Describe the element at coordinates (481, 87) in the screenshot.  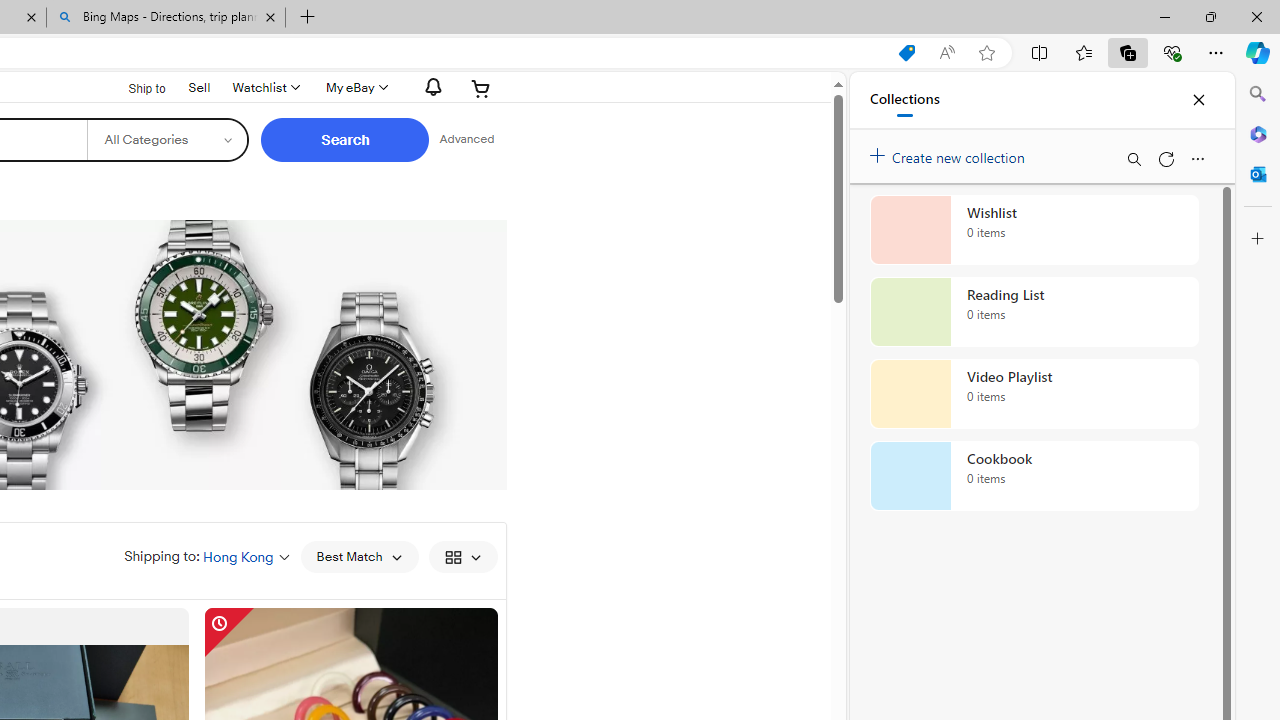
I see `'Your shopping cart'` at that location.